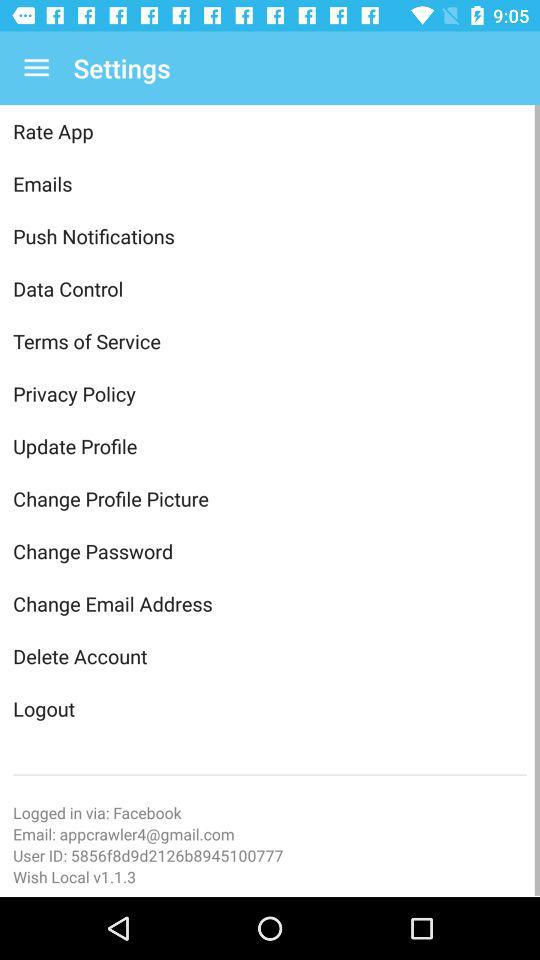 This screenshot has height=960, width=540. I want to click on privacy policy, so click(270, 392).